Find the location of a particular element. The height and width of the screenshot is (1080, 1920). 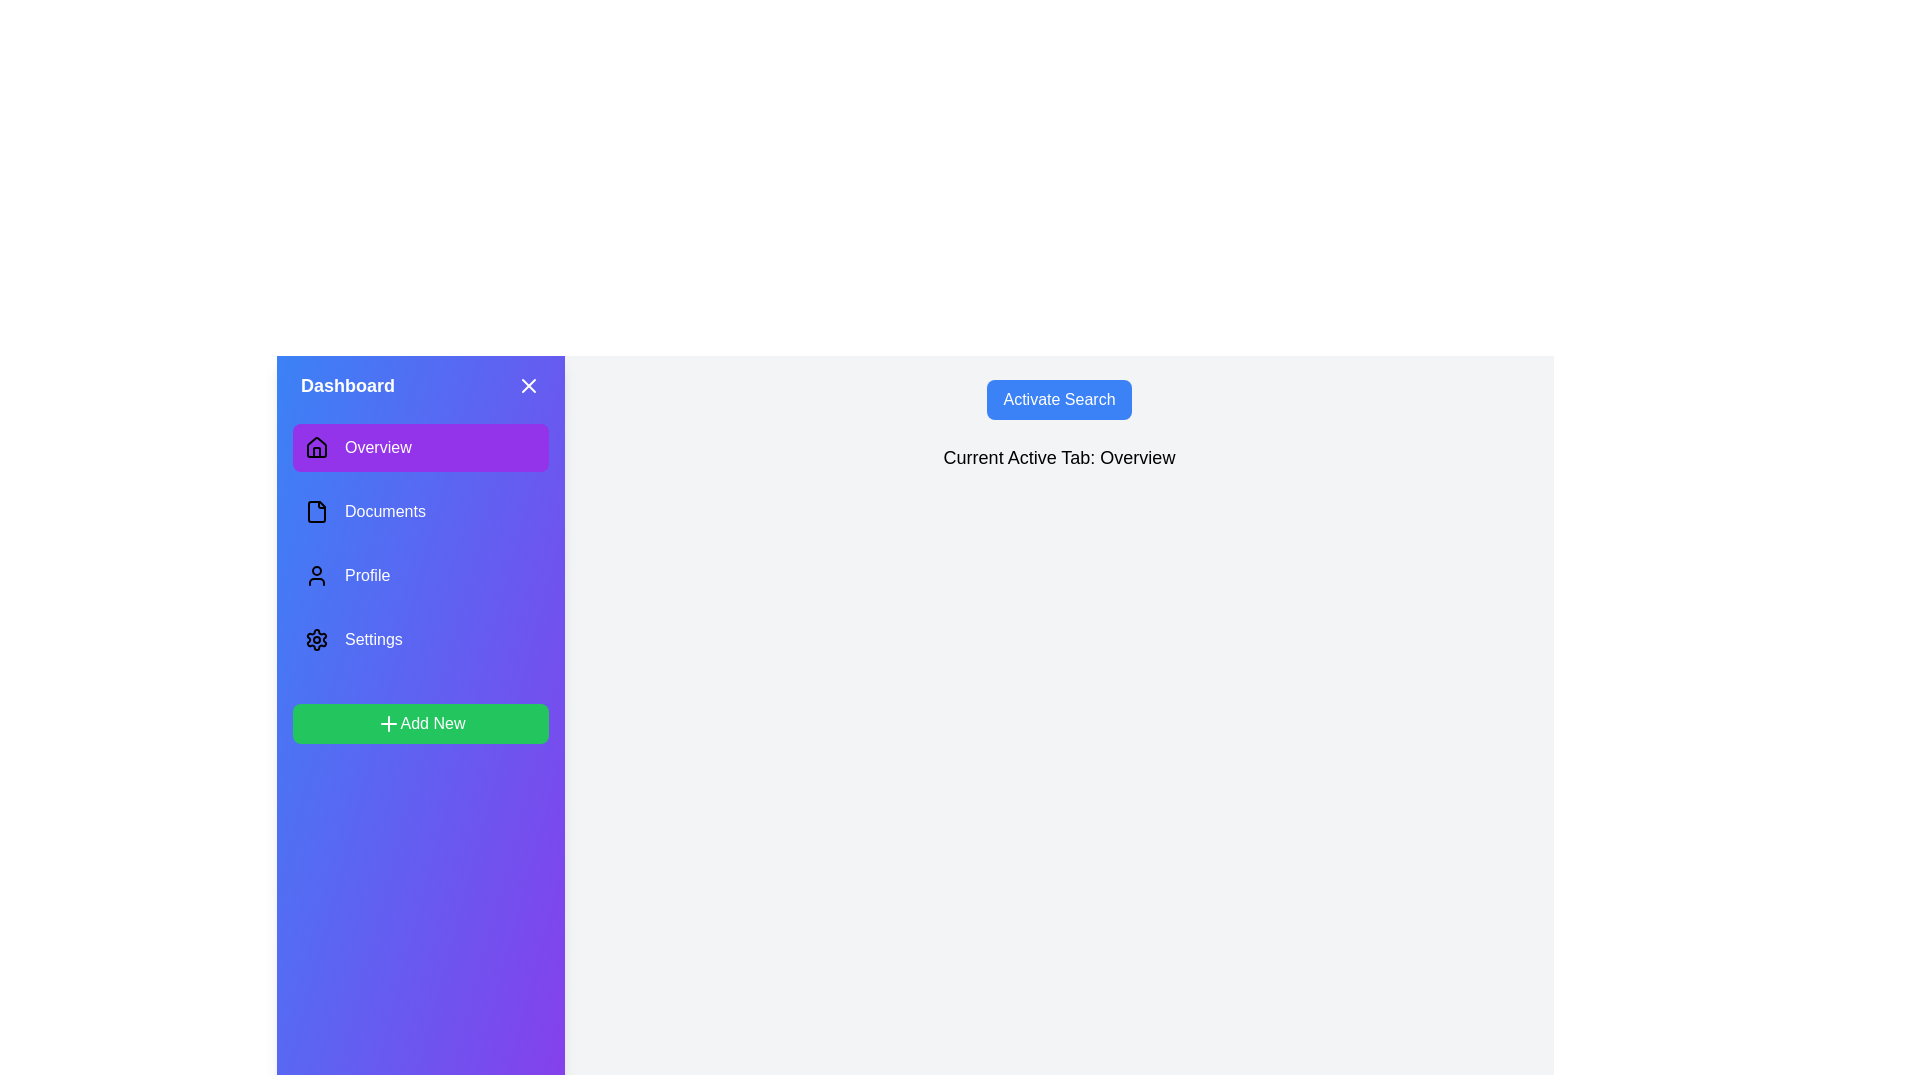

the bold, white-colored 'Dashboard' label located in the top-left section of the sidebar with a larger font size on a blue gradient background is located at coordinates (348, 385).